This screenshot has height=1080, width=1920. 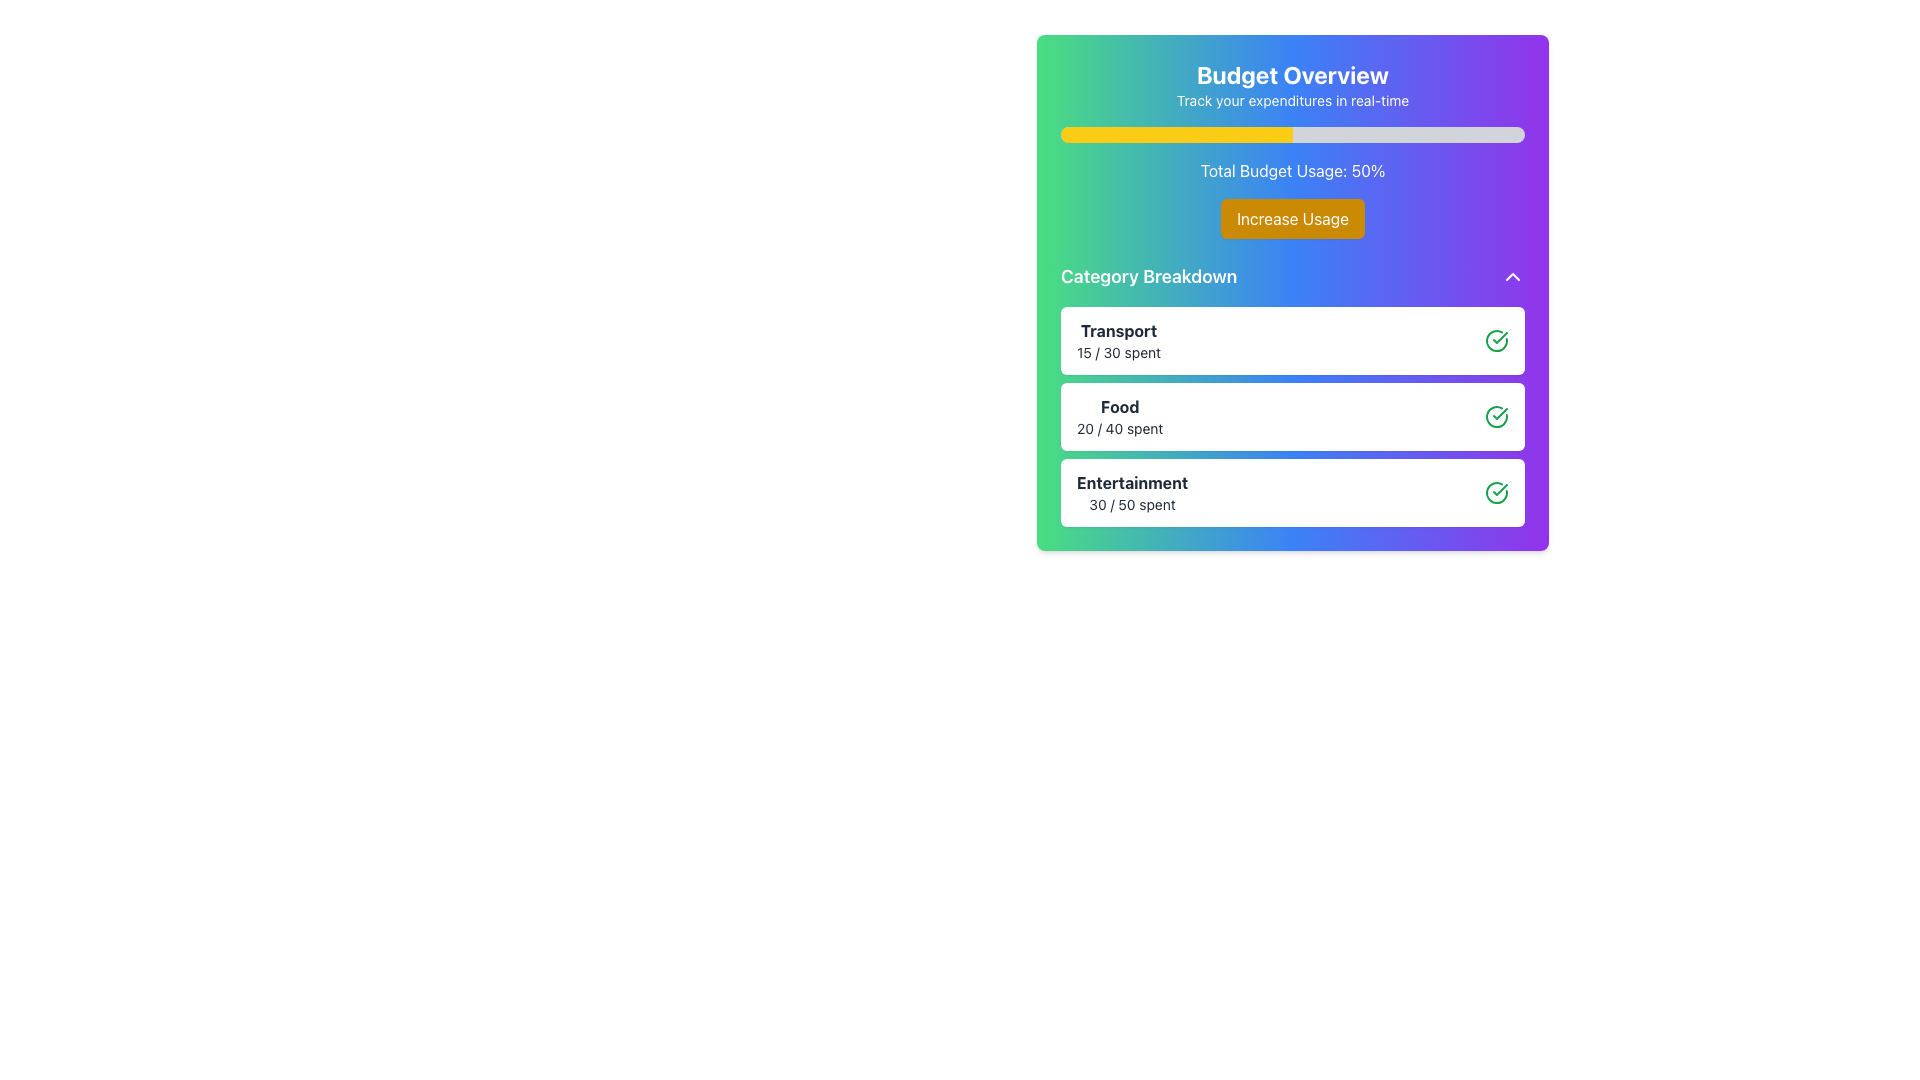 What do you see at coordinates (1497, 339) in the screenshot?
I see `the status indicator icon located on the right side of the 'Transport' category row` at bounding box center [1497, 339].